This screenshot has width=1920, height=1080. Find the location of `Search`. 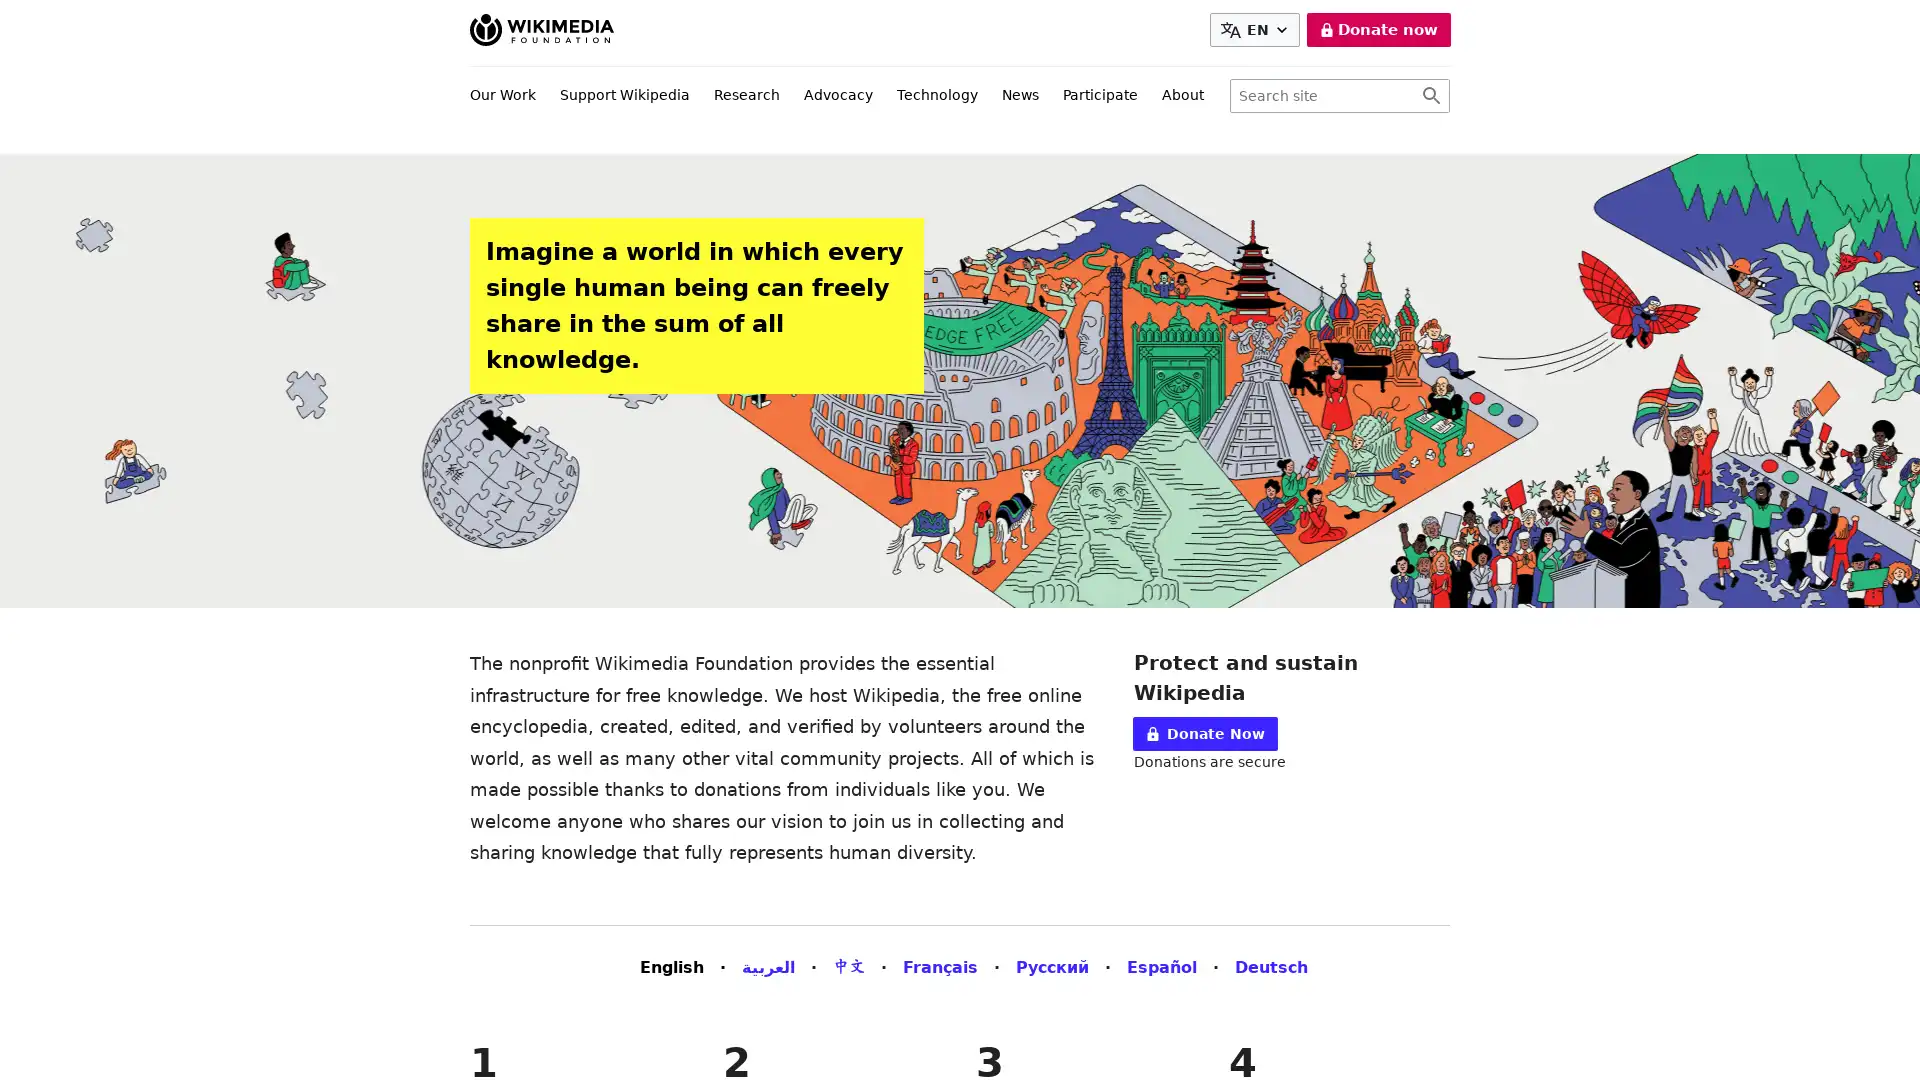

Search is located at coordinates (1430, 96).